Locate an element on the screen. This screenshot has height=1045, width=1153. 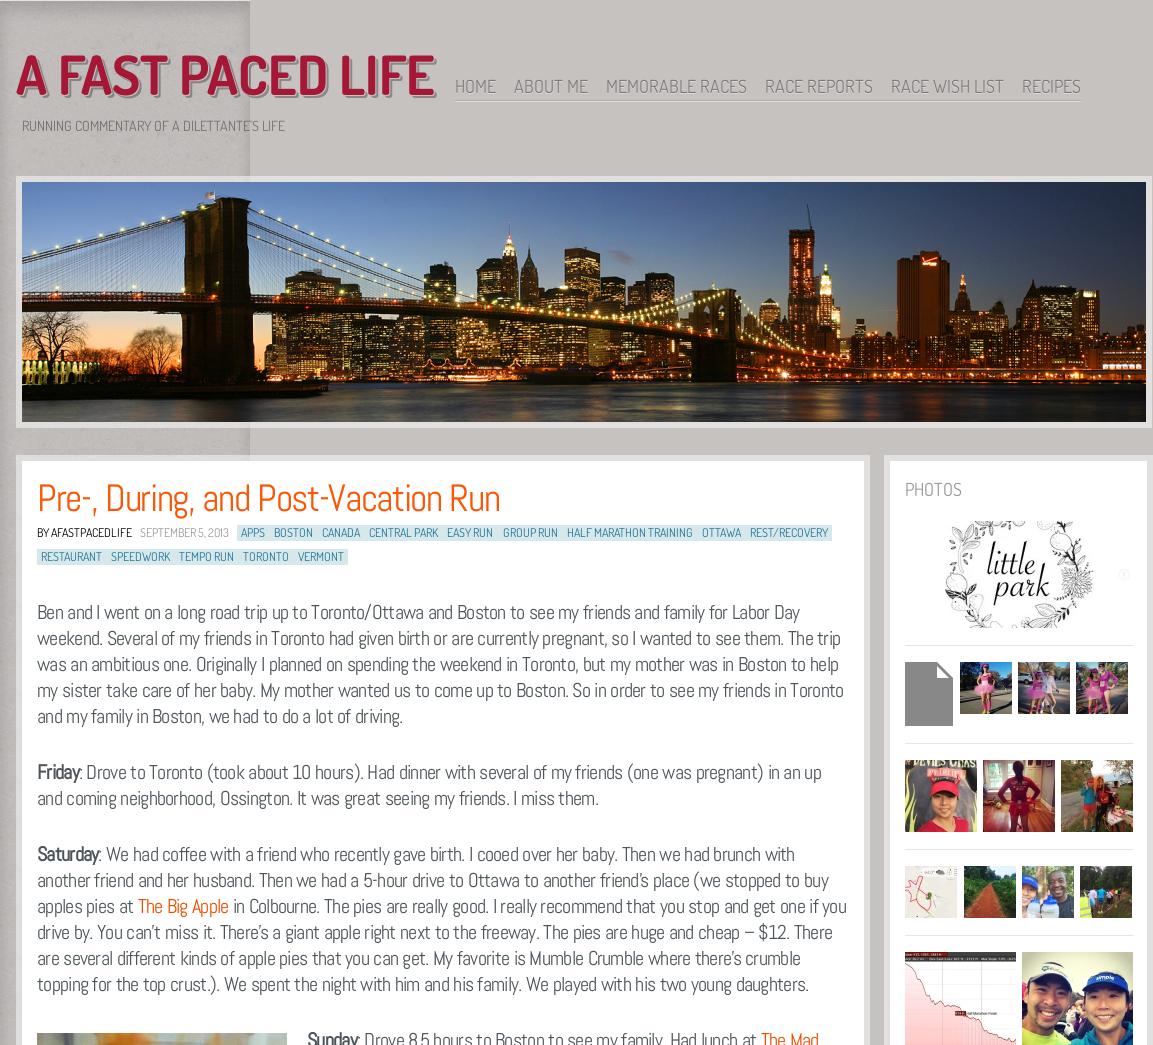
'tempo run' is located at coordinates (178, 556).